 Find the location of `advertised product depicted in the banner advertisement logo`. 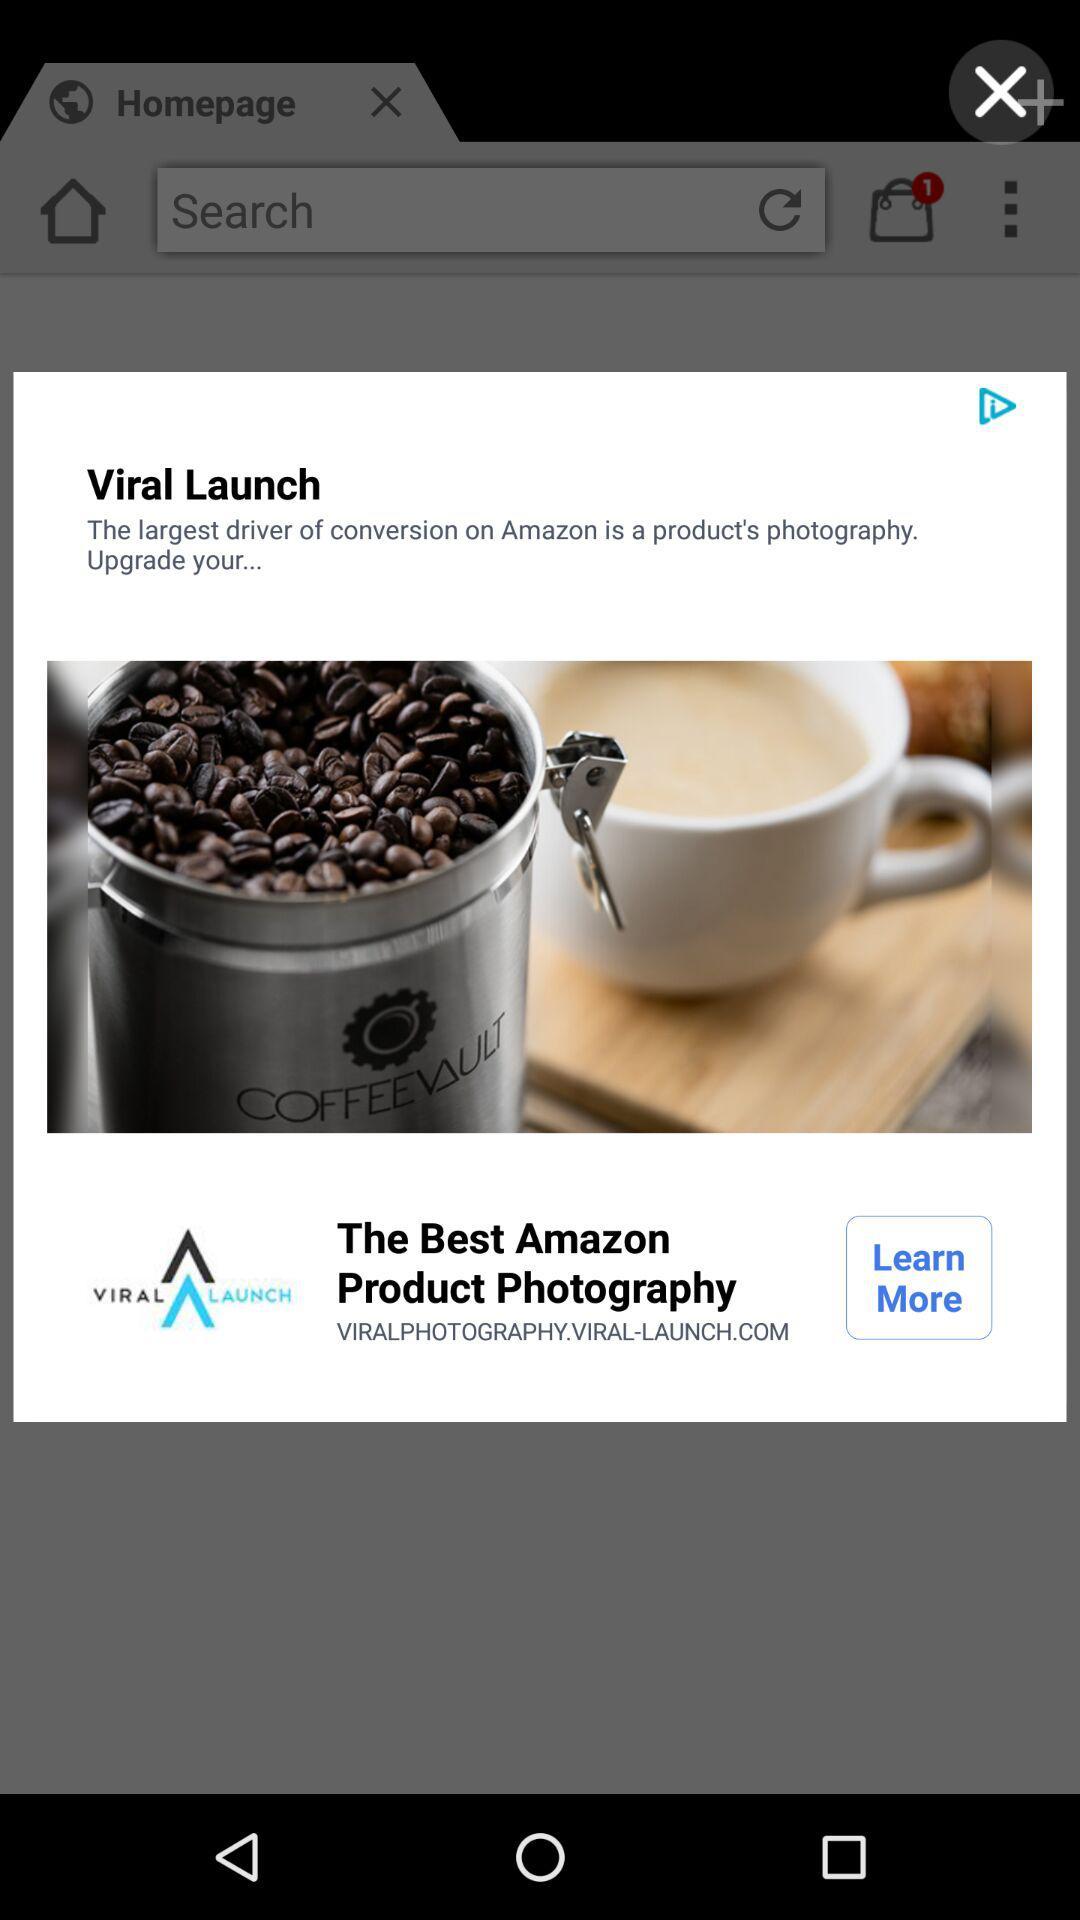

advertised product depicted in the banner advertisement logo is located at coordinates (192, 1276).